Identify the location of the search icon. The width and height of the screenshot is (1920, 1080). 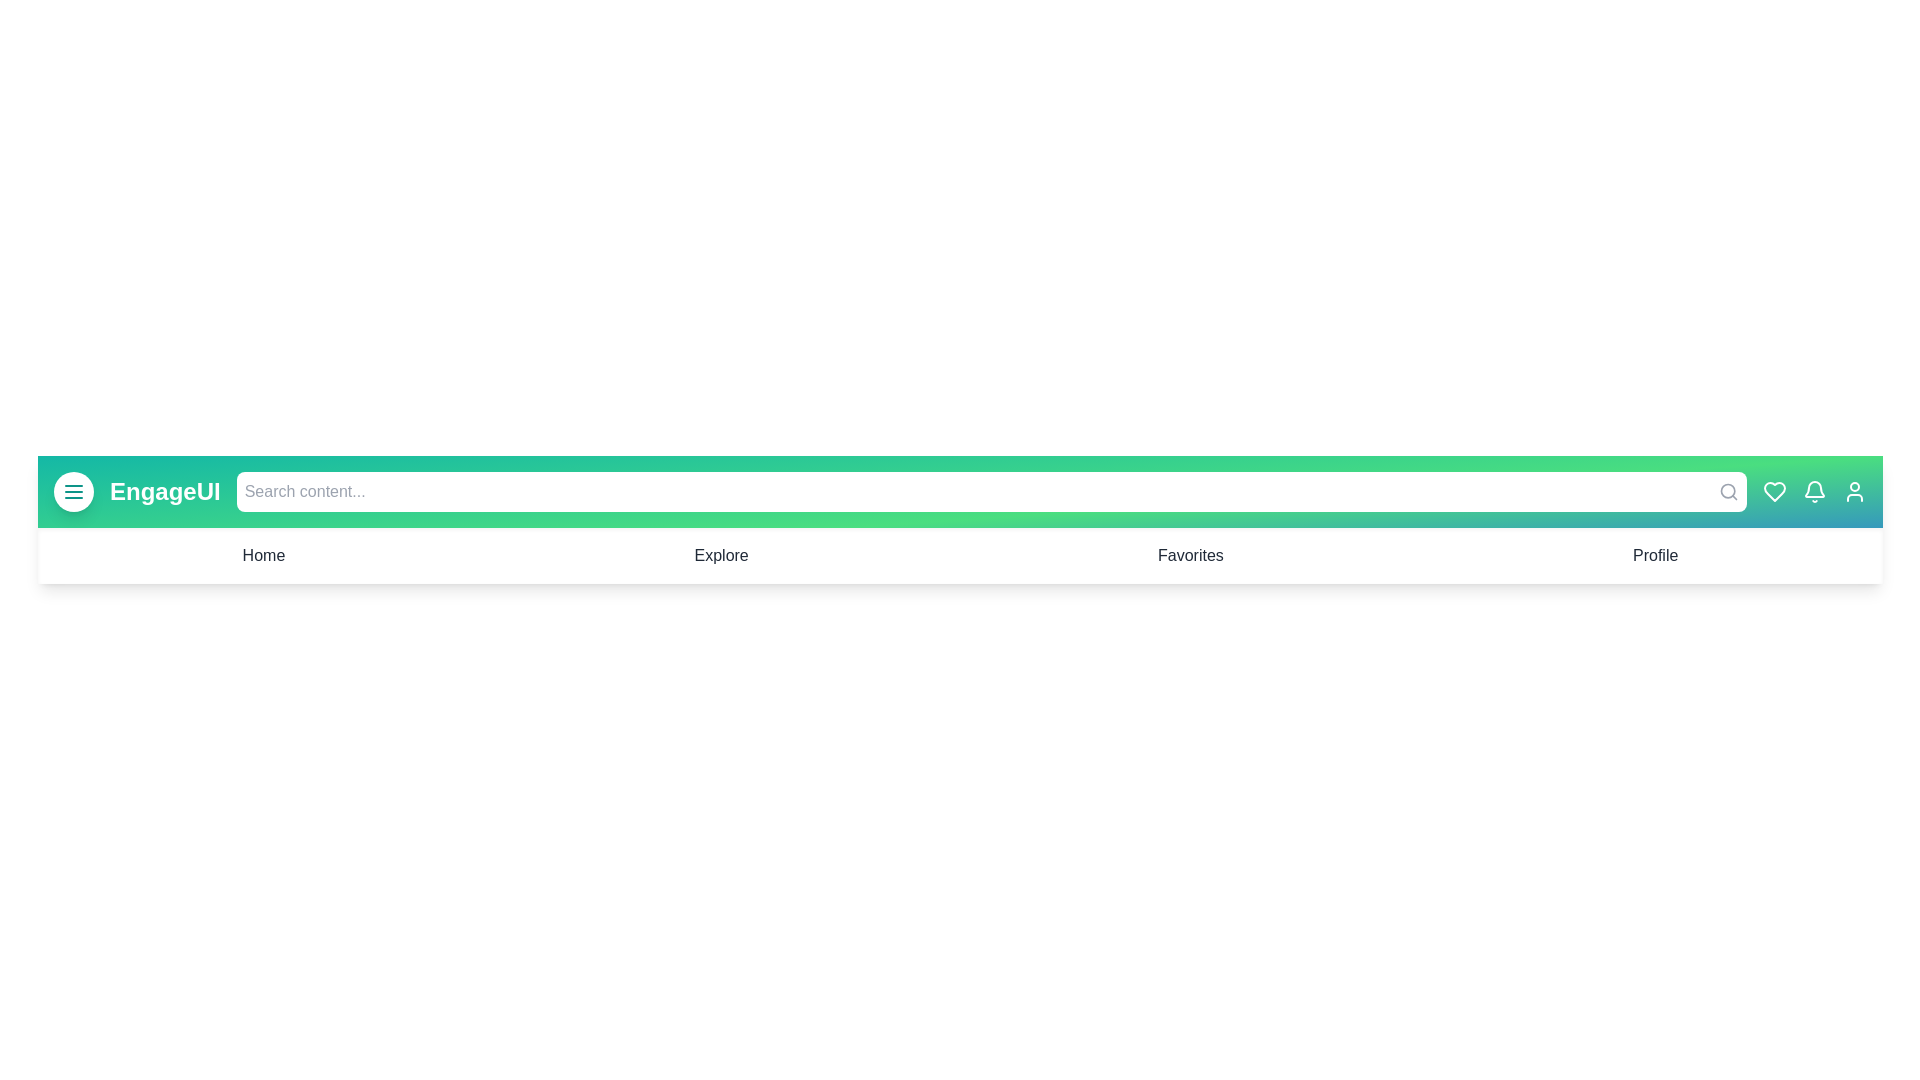
(1727, 492).